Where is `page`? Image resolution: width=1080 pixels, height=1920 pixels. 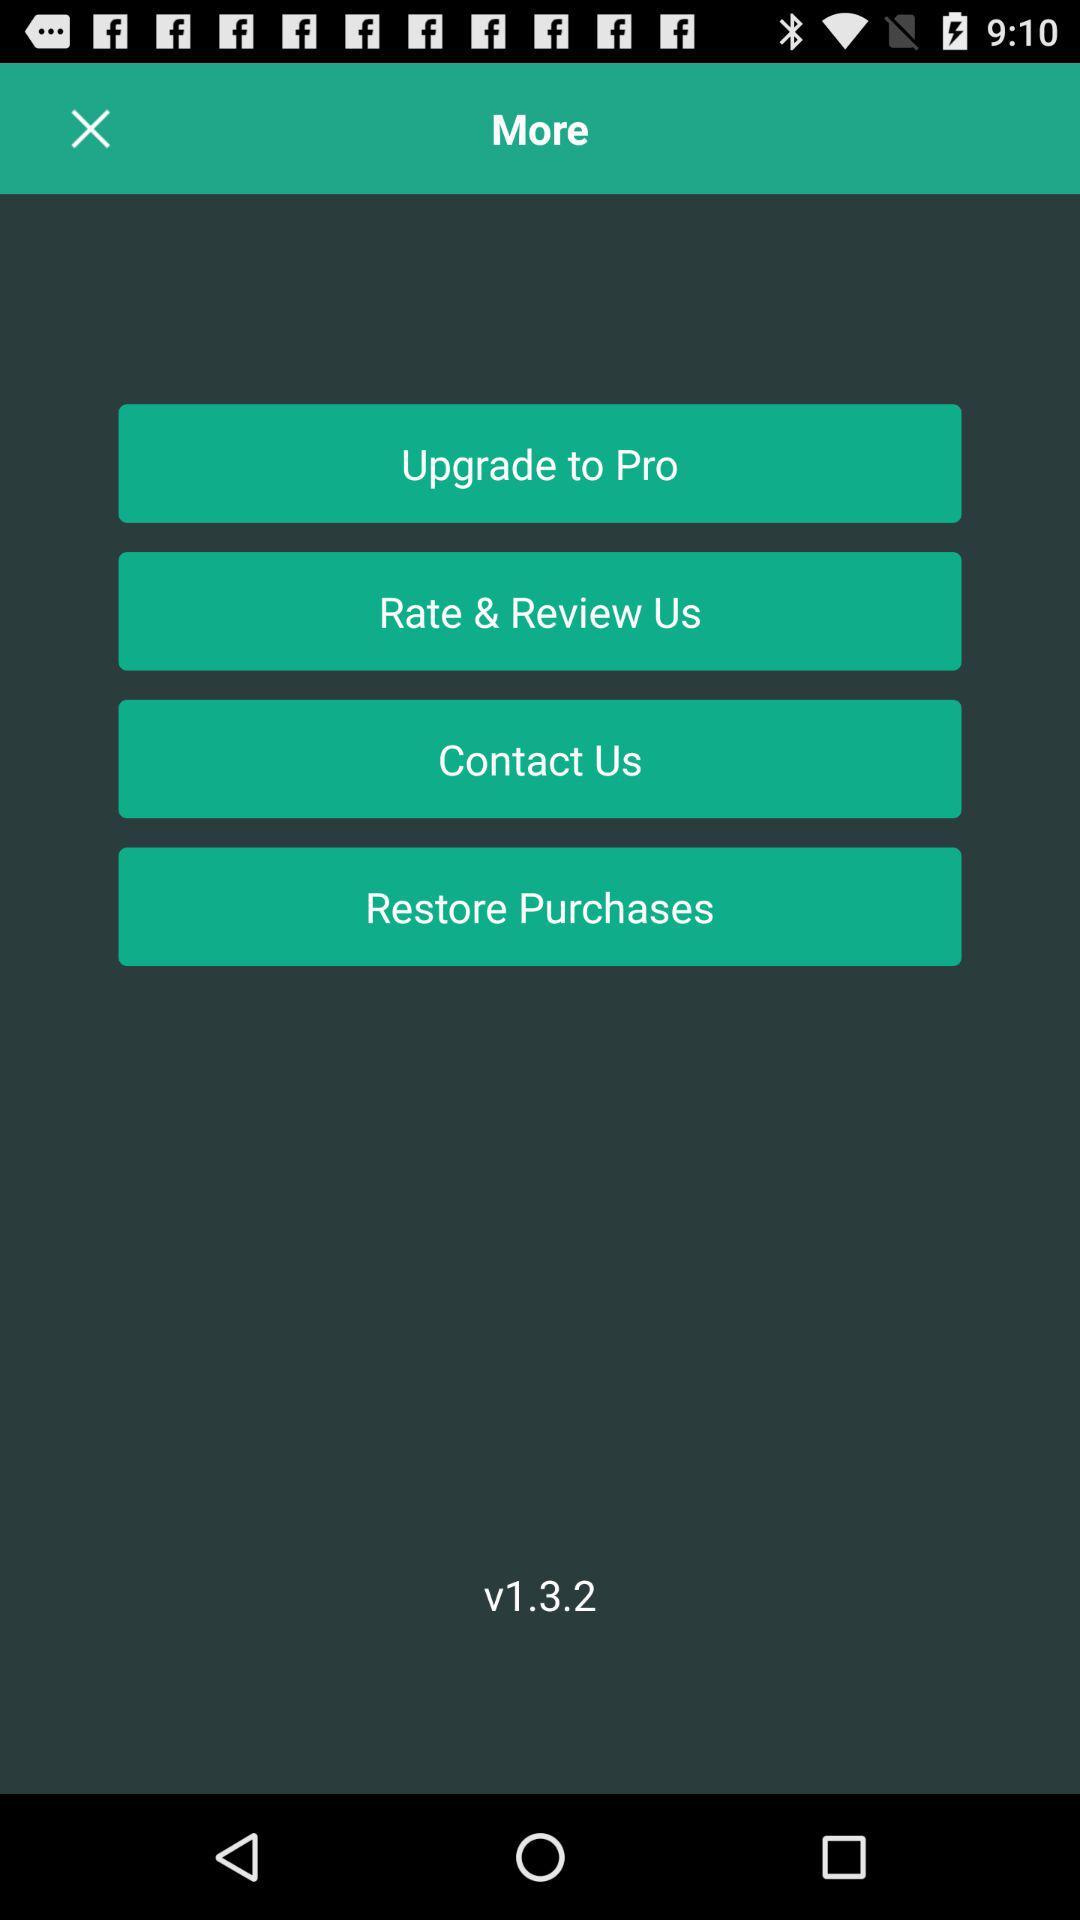
page is located at coordinates (91, 127).